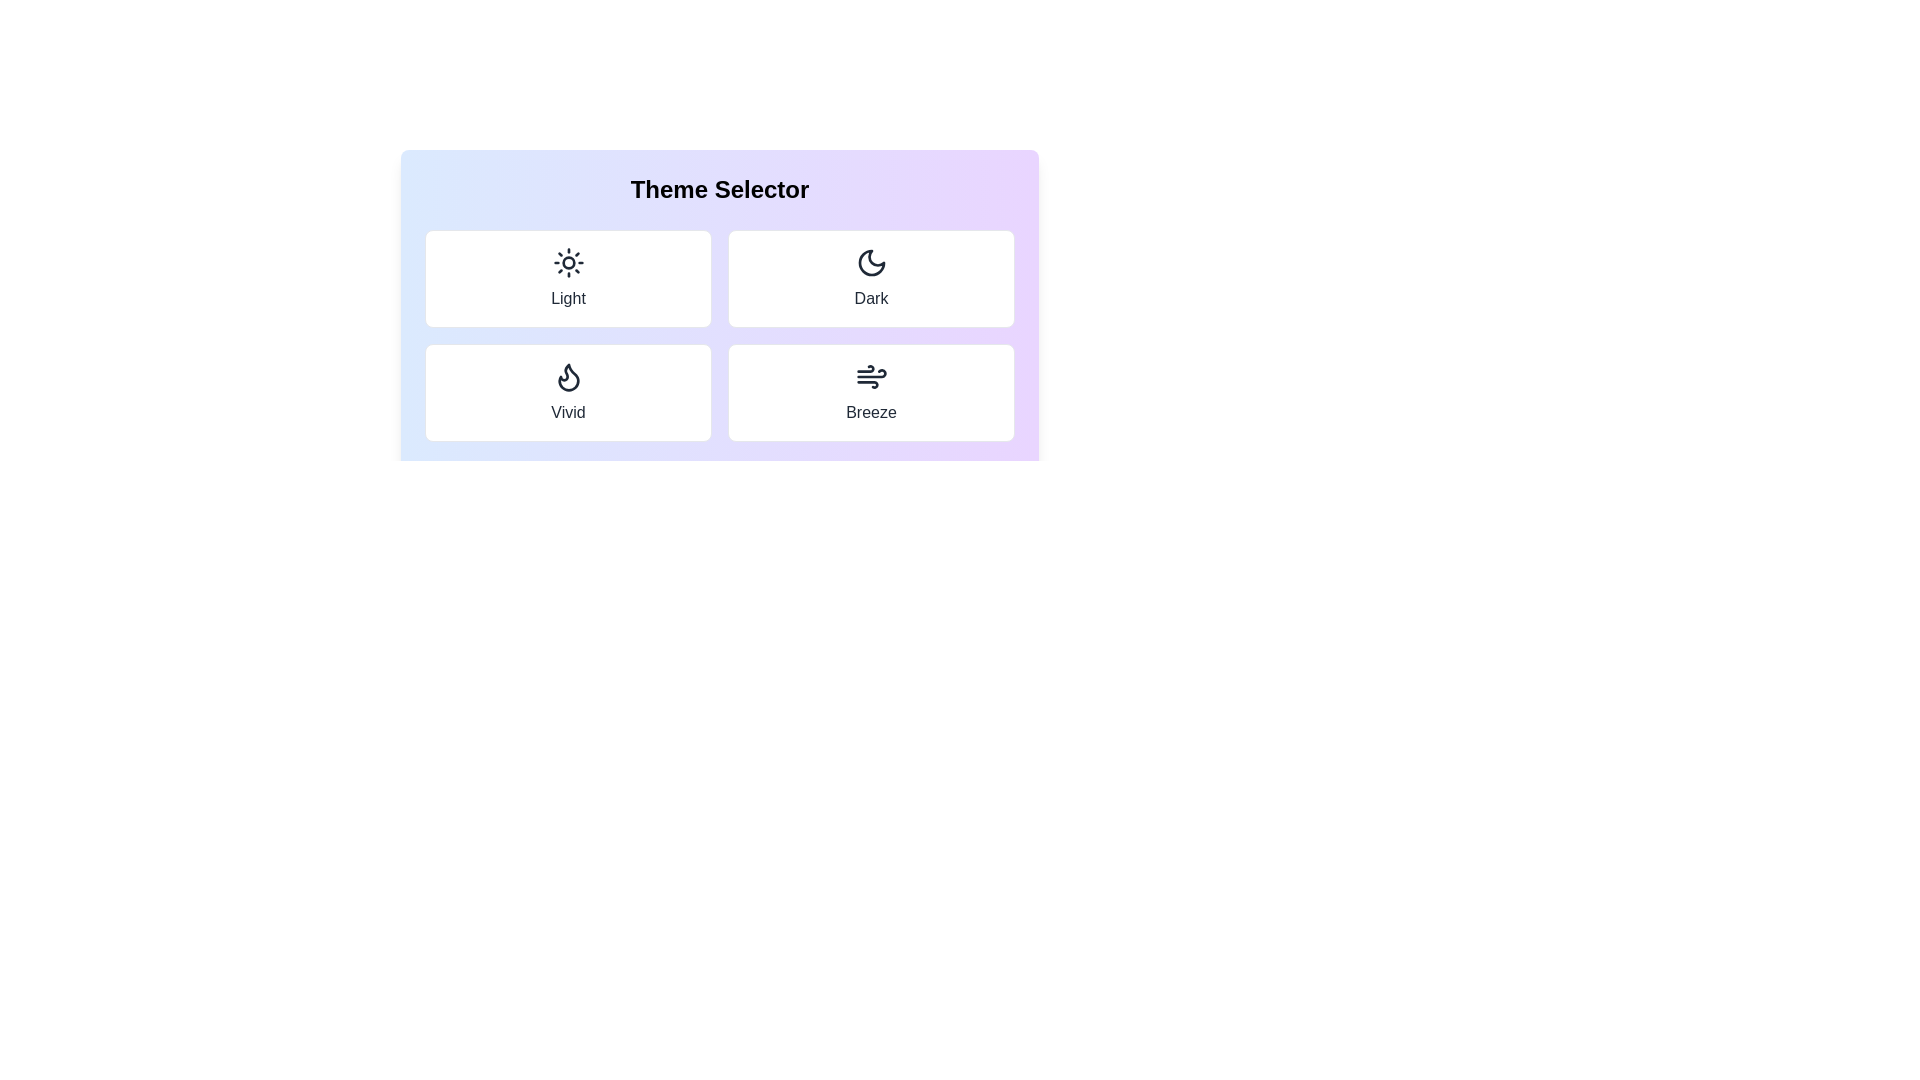  What do you see at coordinates (871, 393) in the screenshot?
I see `the theme Breeze by clicking its corresponding tile` at bounding box center [871, 393].